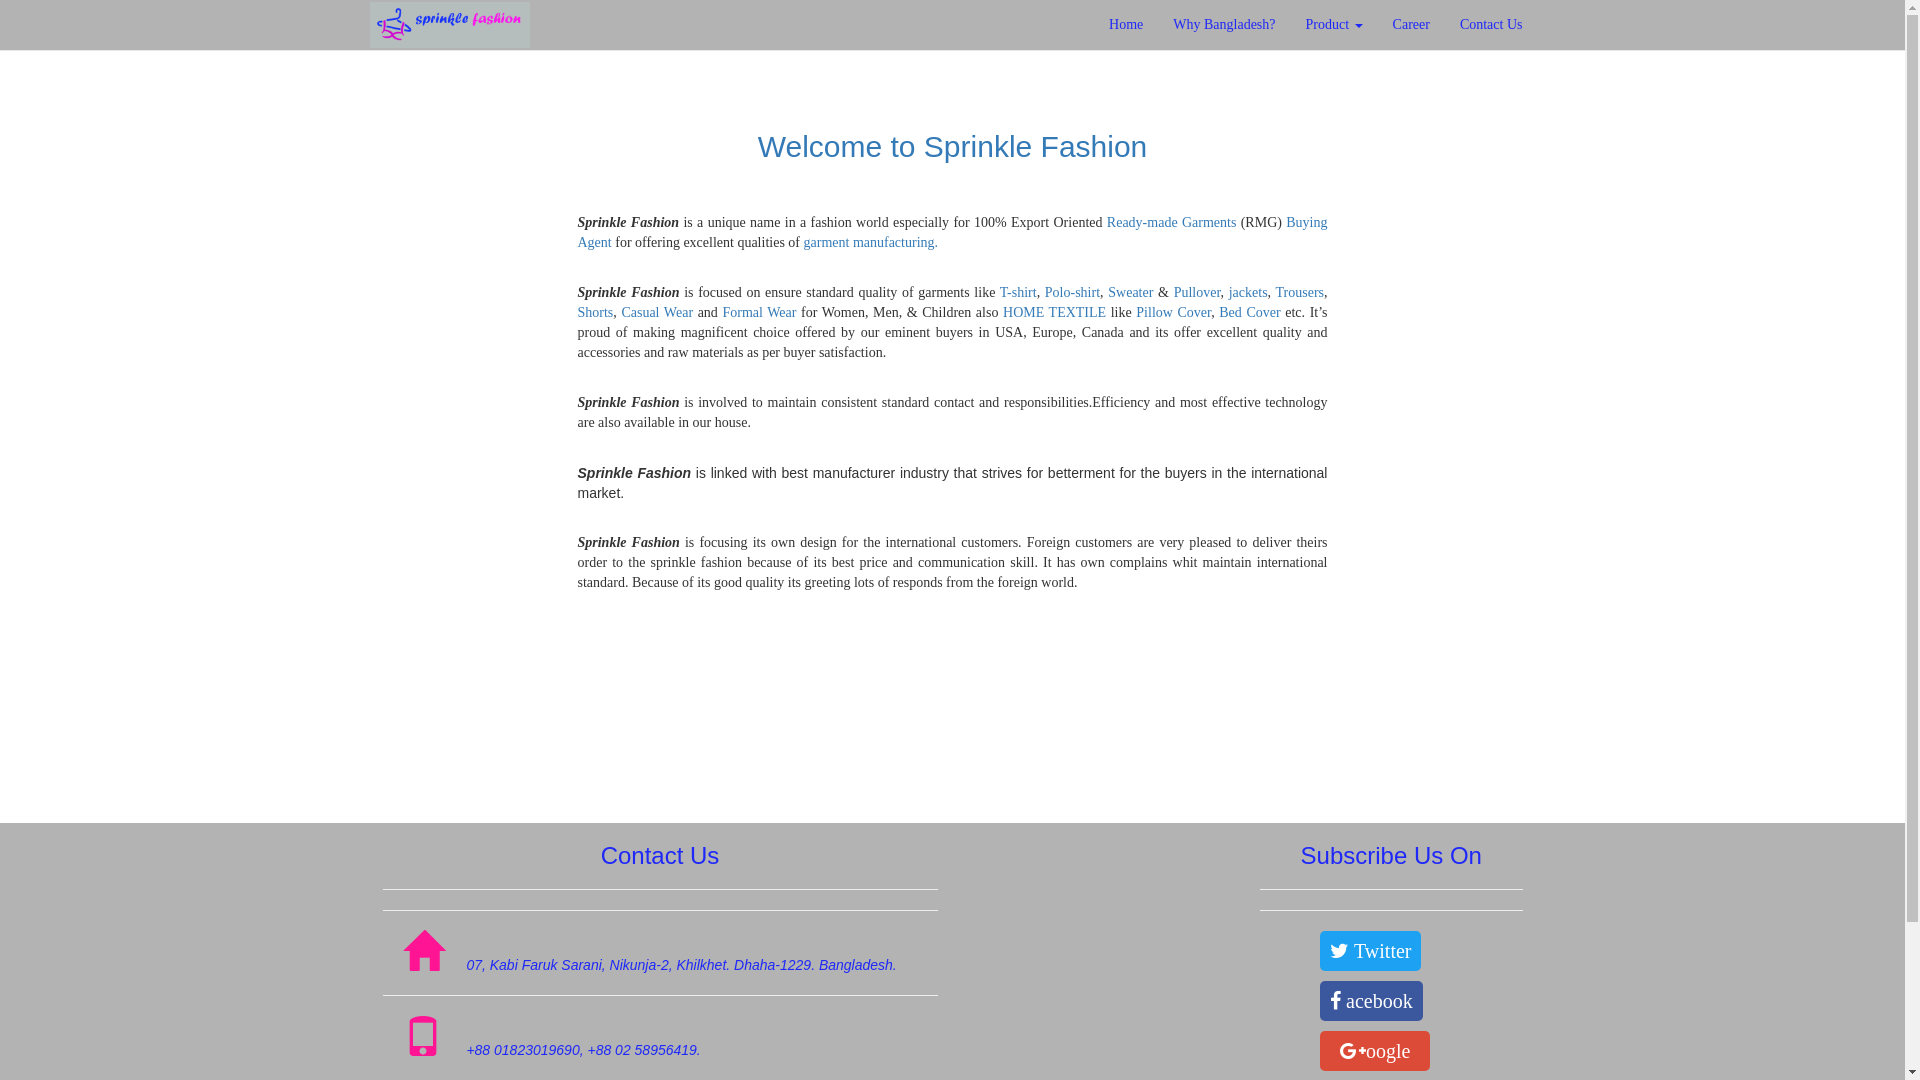 The width and height of the screenshot is (1920, 1080). I want to click on 'HOME TEXTILE', so click(1053, 312).